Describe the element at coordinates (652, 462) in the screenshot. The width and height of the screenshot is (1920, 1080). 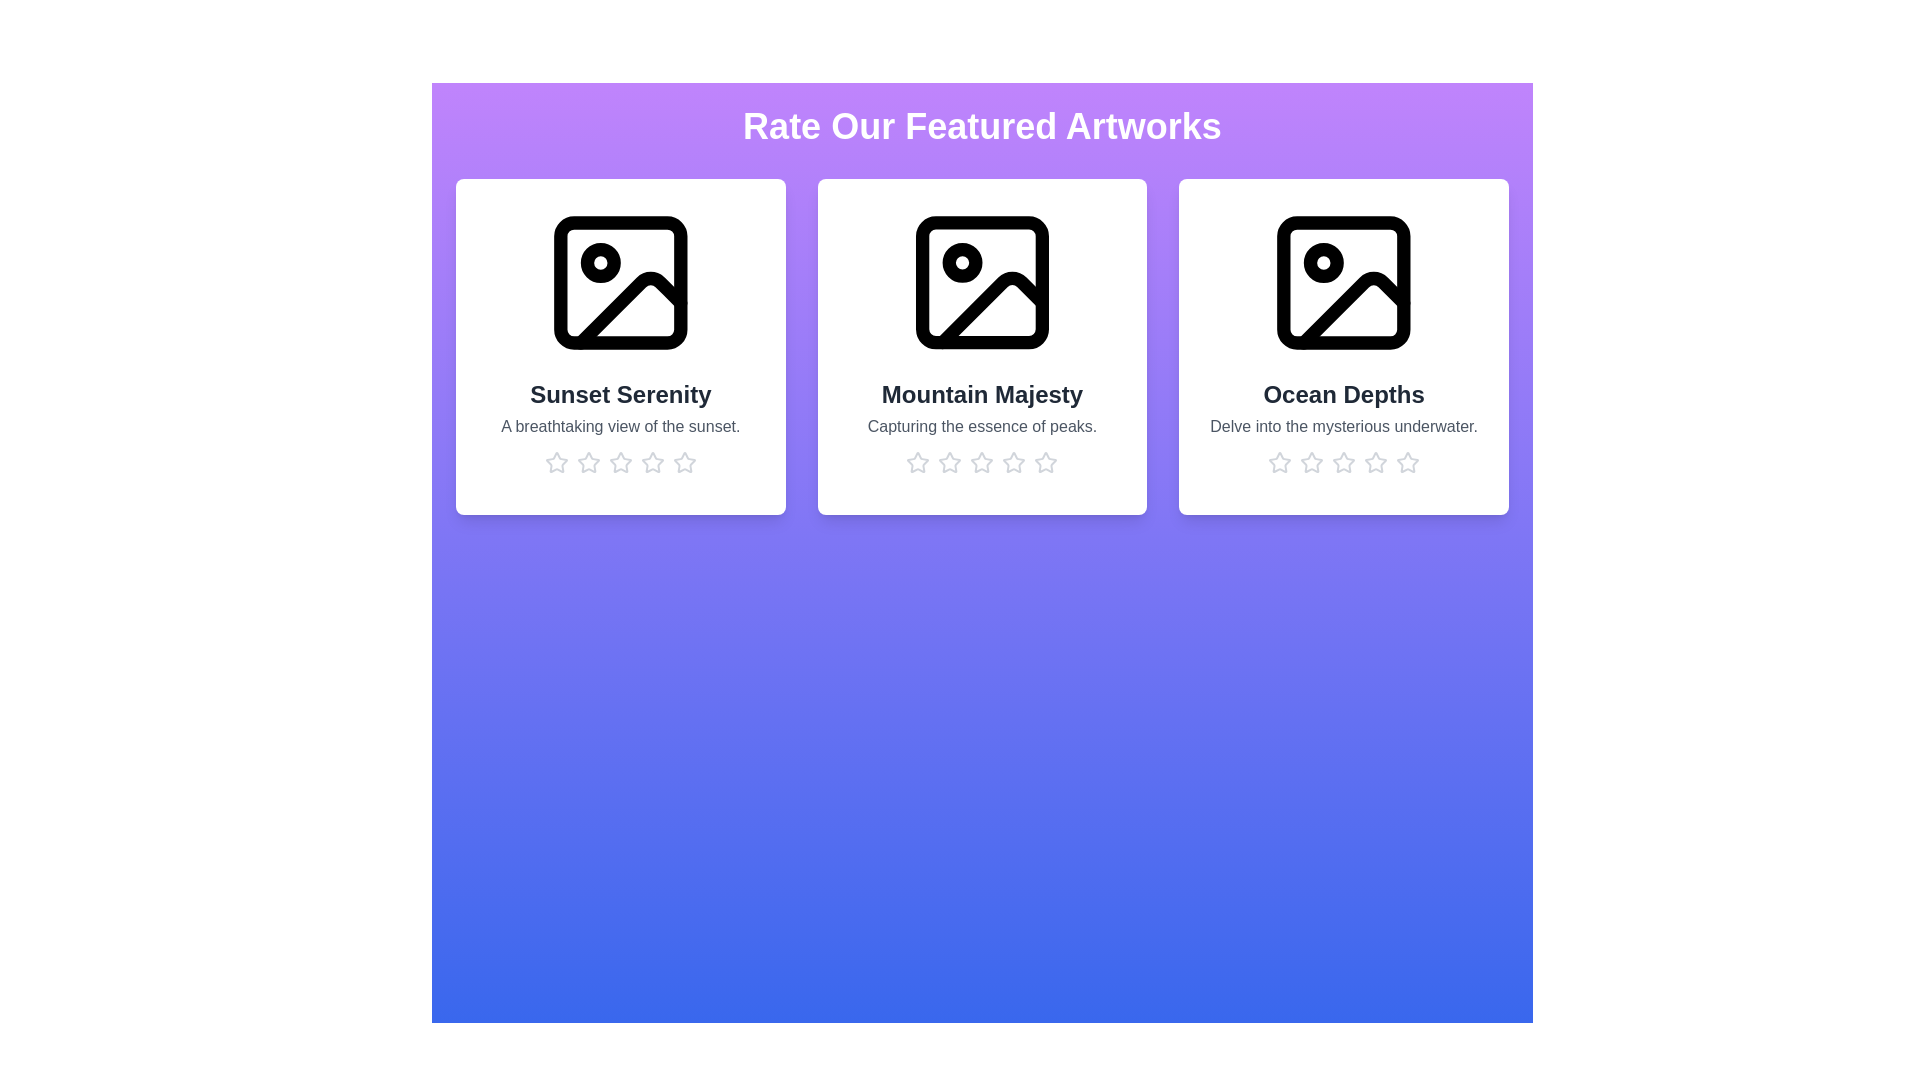
I see `the rating for the artwork 'Sunset Serenity' to 4 stars` at that location.